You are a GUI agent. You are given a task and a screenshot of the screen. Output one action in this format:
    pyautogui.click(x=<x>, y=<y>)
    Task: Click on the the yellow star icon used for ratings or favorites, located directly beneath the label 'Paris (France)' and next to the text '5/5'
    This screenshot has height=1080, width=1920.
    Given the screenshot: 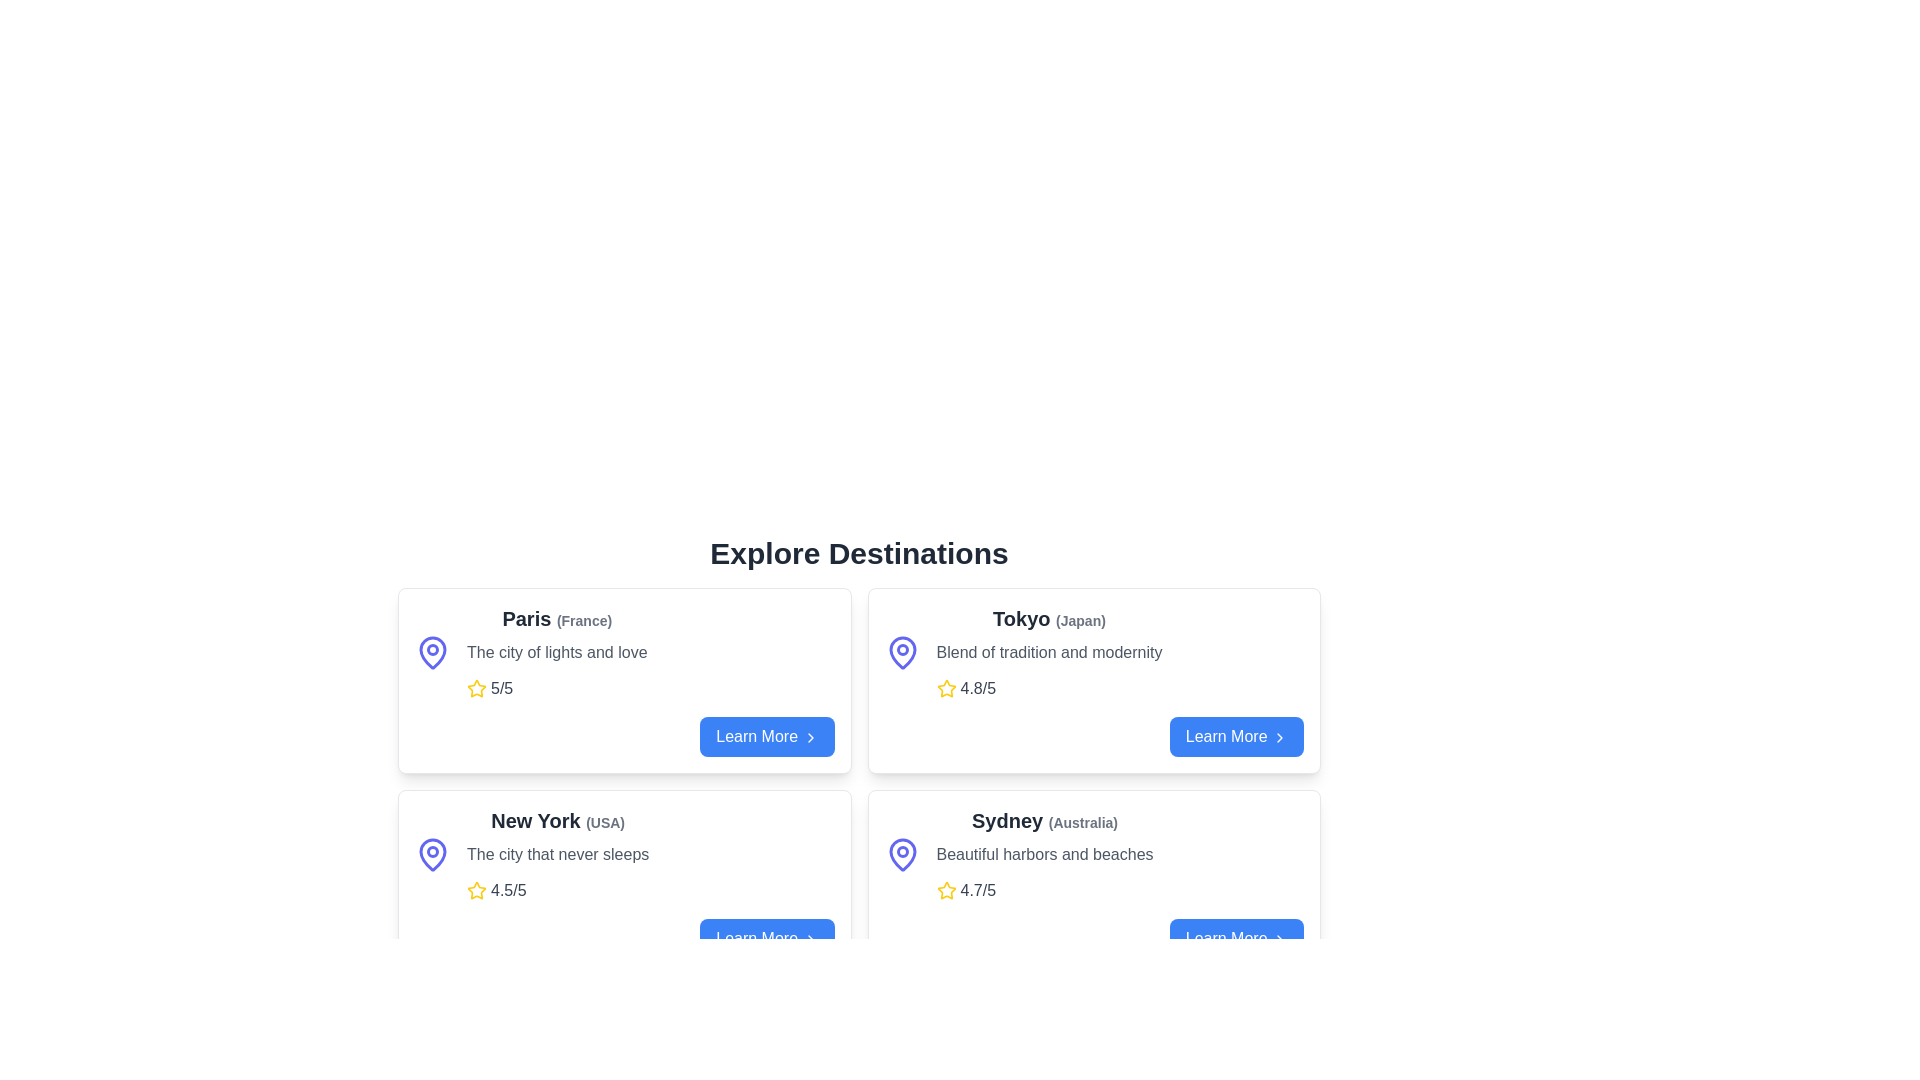 What is the action you would take?
    pyautogui.click(x=475, y=688)
    